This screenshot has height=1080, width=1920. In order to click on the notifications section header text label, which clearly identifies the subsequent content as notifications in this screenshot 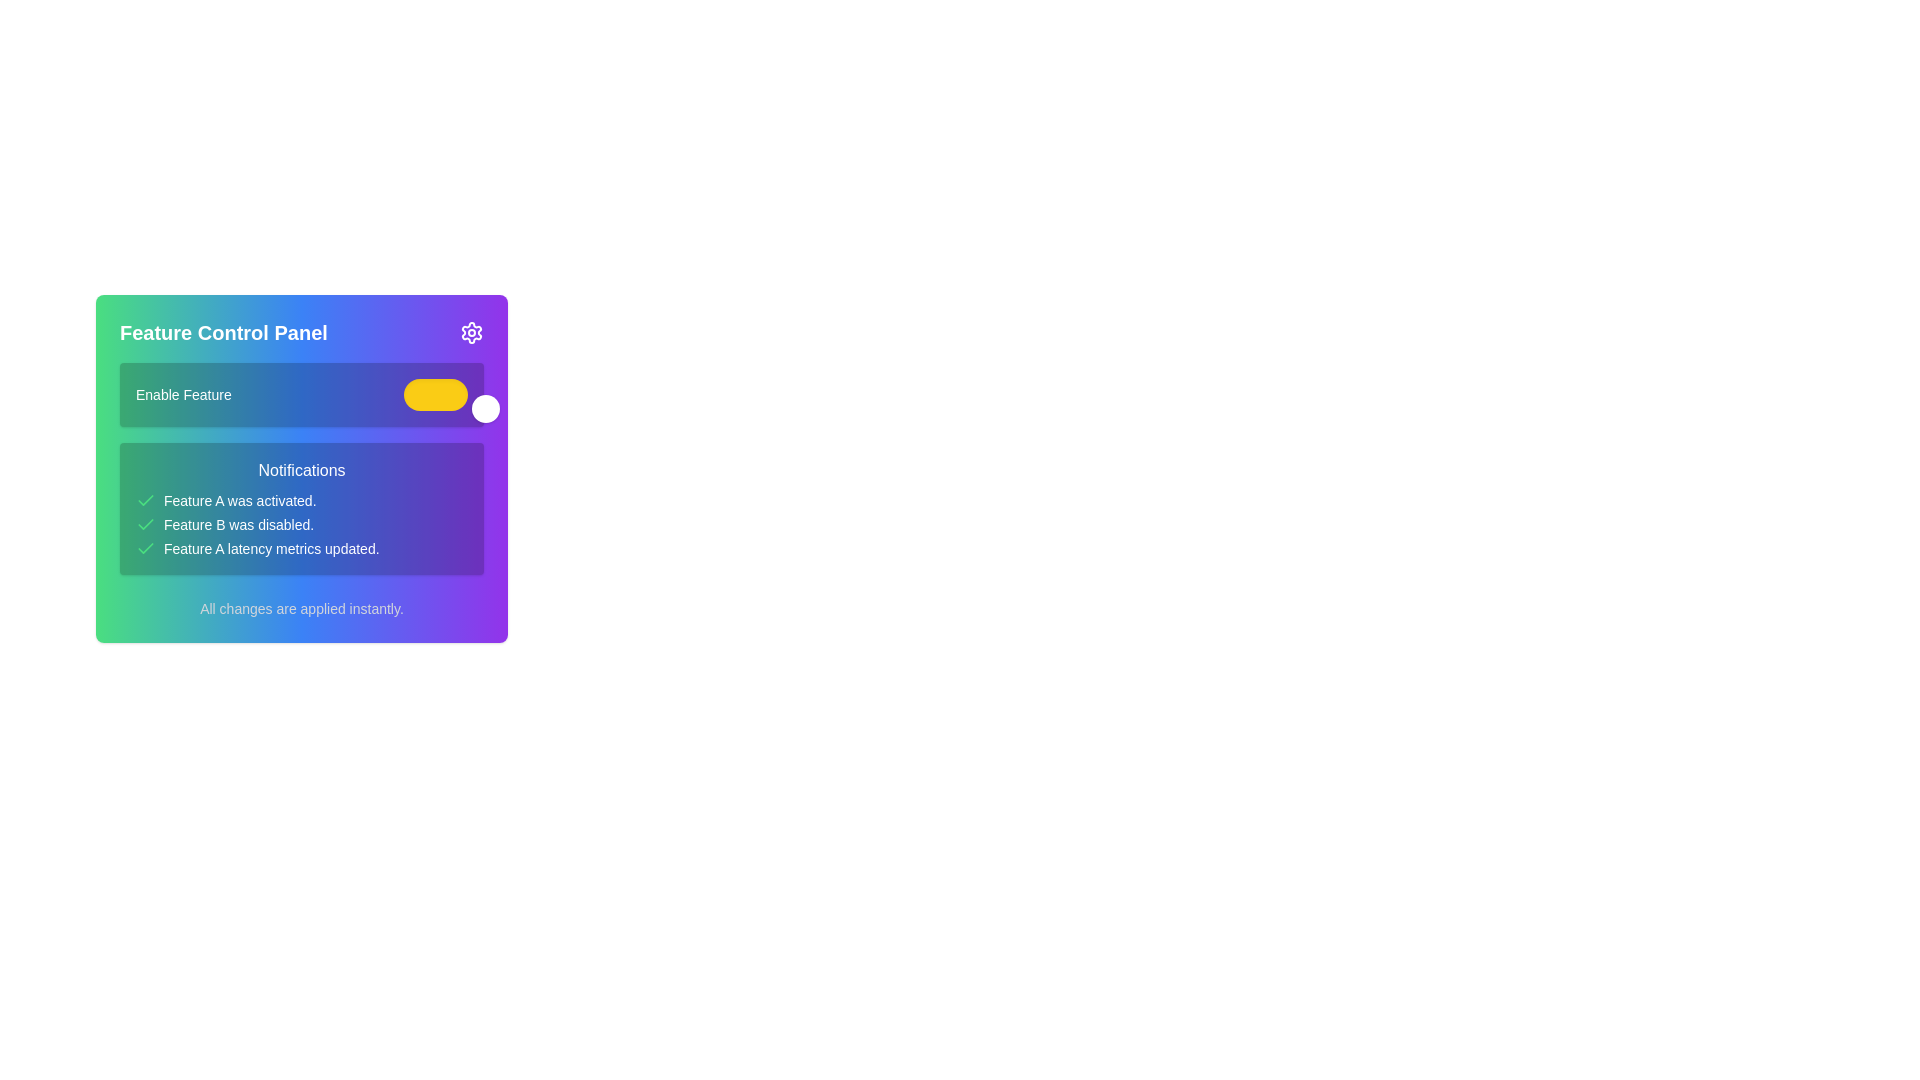, I will do `click(301, 470)`.